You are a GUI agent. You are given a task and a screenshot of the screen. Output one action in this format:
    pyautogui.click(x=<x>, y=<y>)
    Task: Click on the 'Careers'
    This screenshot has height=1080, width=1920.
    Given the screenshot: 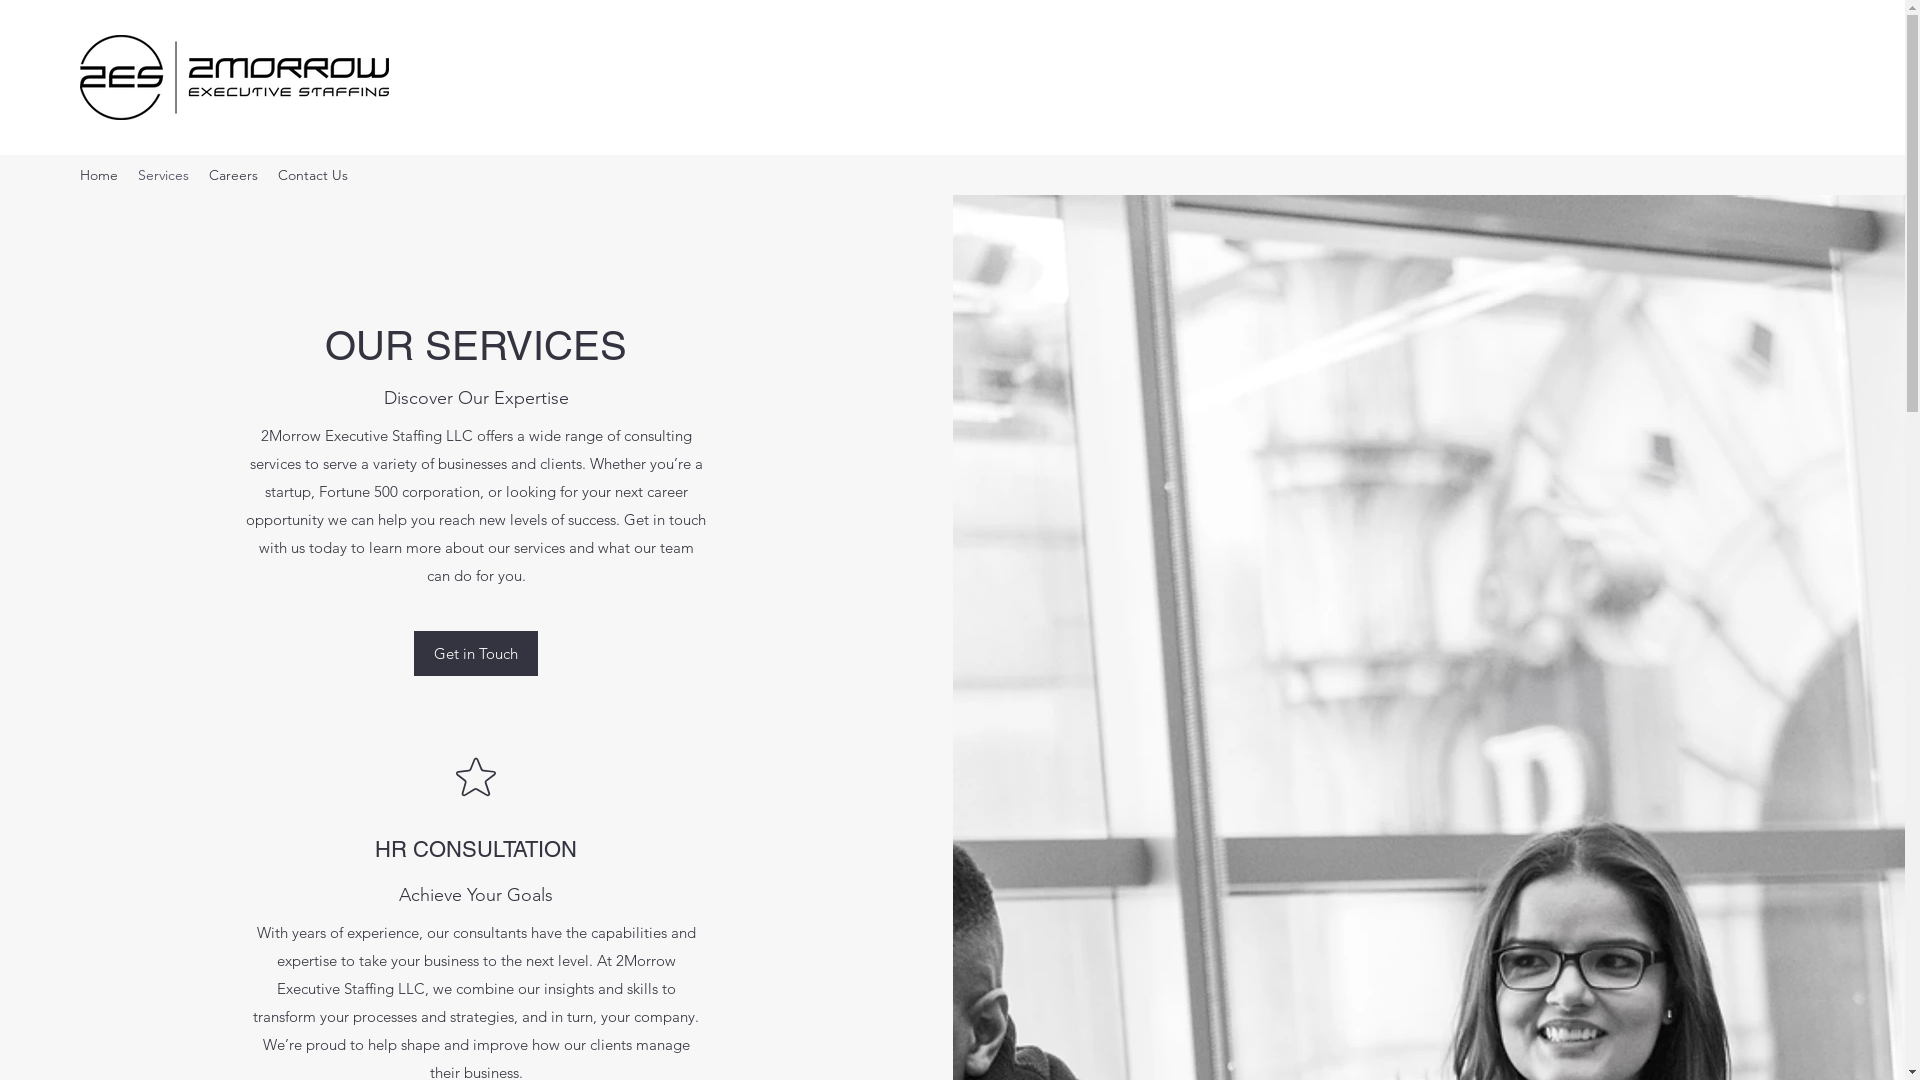 What is the action you would take?
    pyautogui.click(x=233, y=173)
    